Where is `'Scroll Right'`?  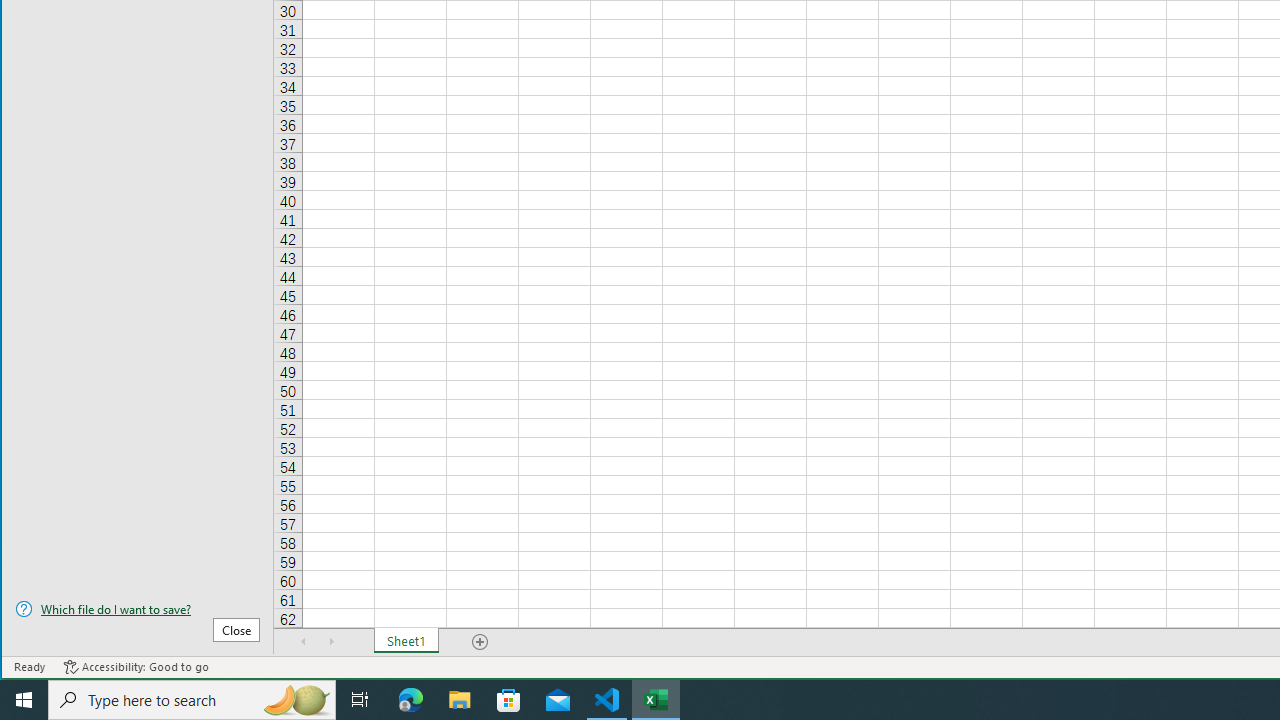 'Scroll Right' is located at coordinates (331, 641).